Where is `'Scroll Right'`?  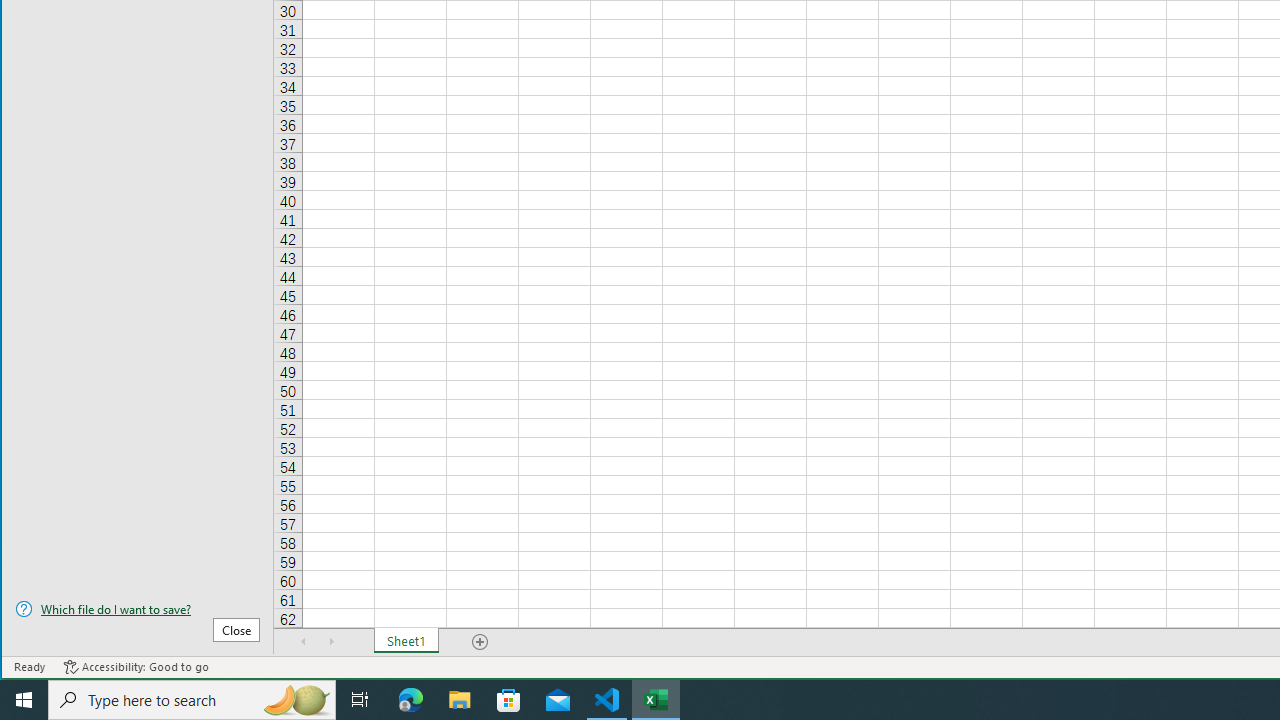 'Scroll Right' is located at coordinates (331, 641).